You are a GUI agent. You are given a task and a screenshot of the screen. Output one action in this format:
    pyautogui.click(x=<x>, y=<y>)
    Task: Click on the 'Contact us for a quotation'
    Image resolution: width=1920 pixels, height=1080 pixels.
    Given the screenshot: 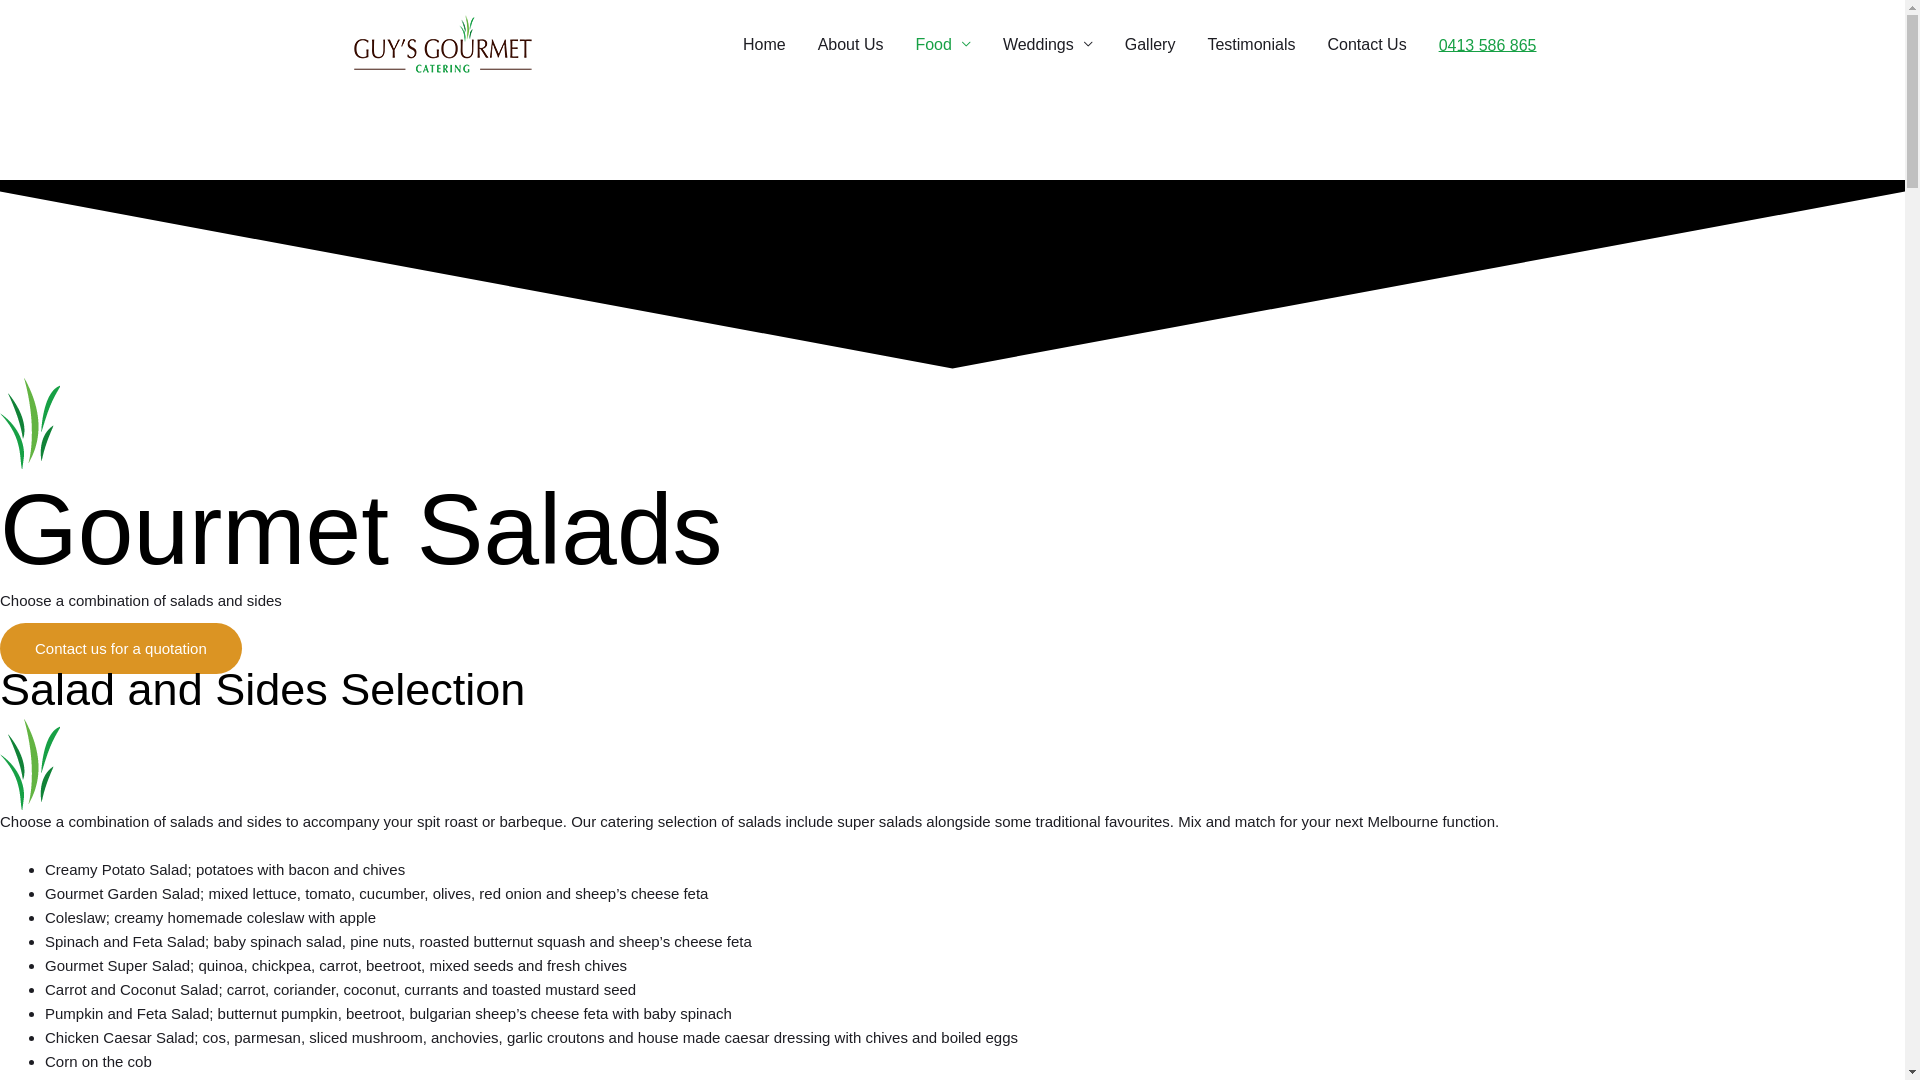 What is the action you would take?
    pyautogui.click(x=119, y=647)
    